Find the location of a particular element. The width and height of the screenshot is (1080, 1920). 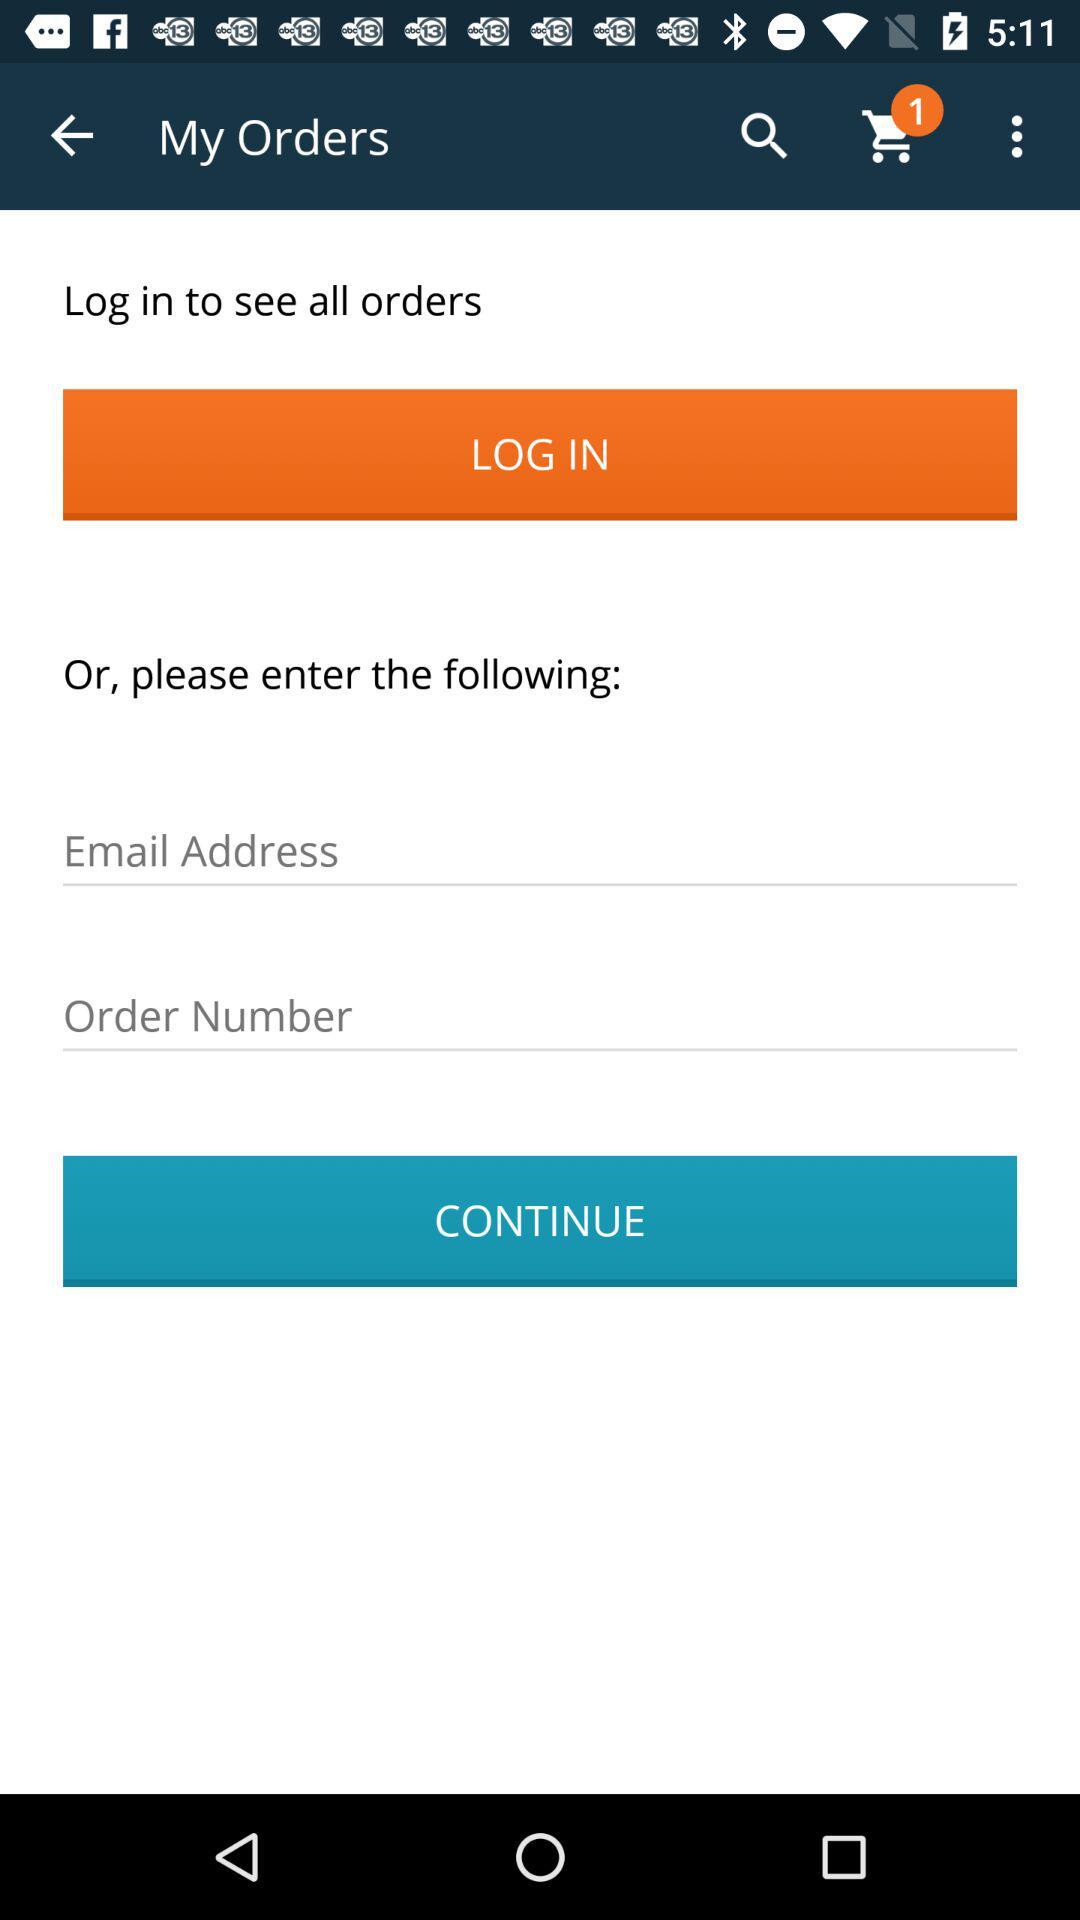

text field for the order number is located at coordinates (540, 1016).